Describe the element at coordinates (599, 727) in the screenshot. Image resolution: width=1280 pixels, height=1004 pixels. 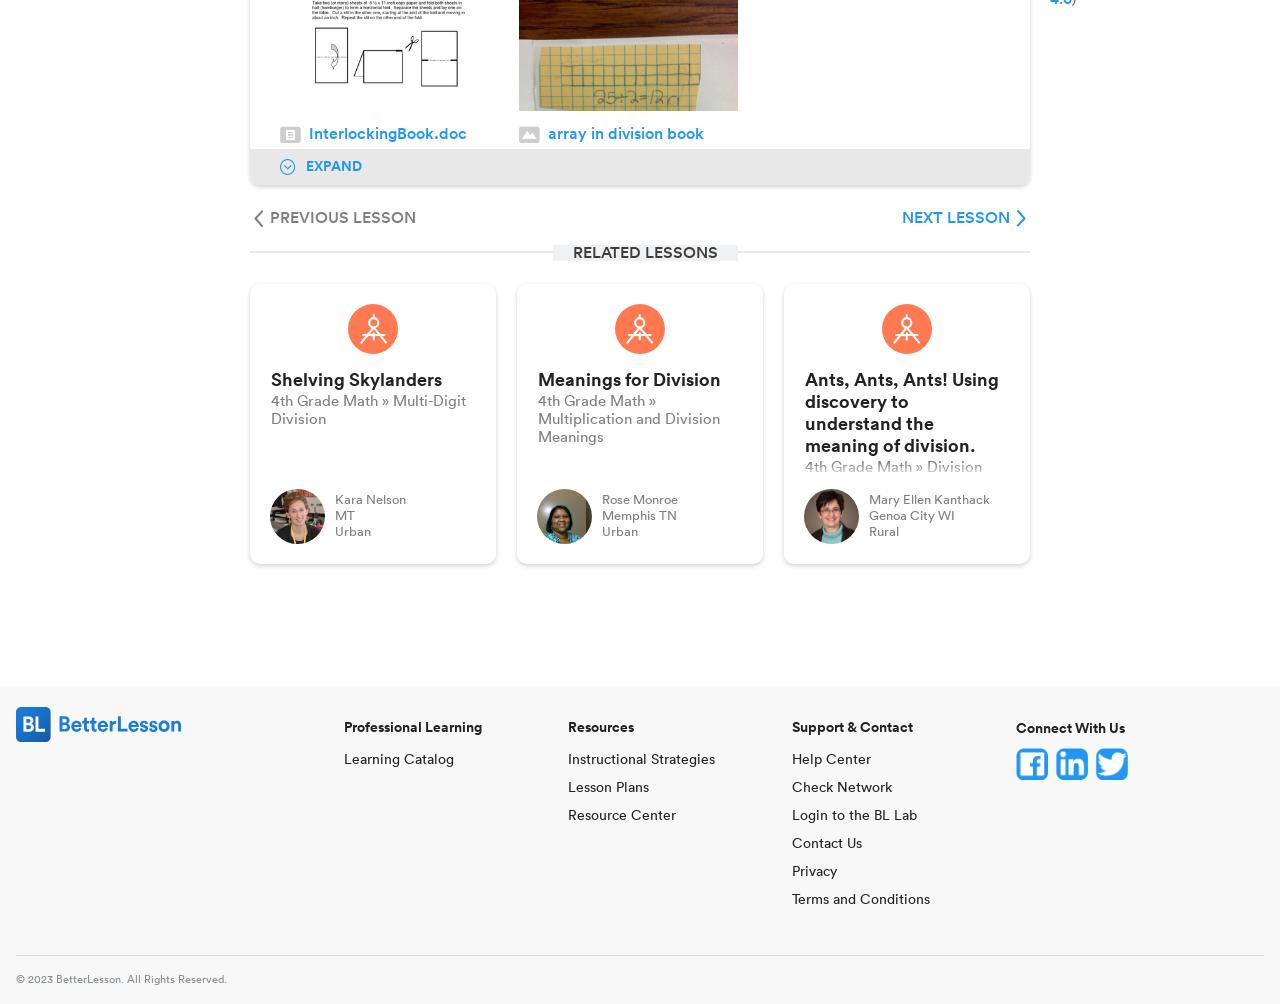
I see `'Resources'` at that location.